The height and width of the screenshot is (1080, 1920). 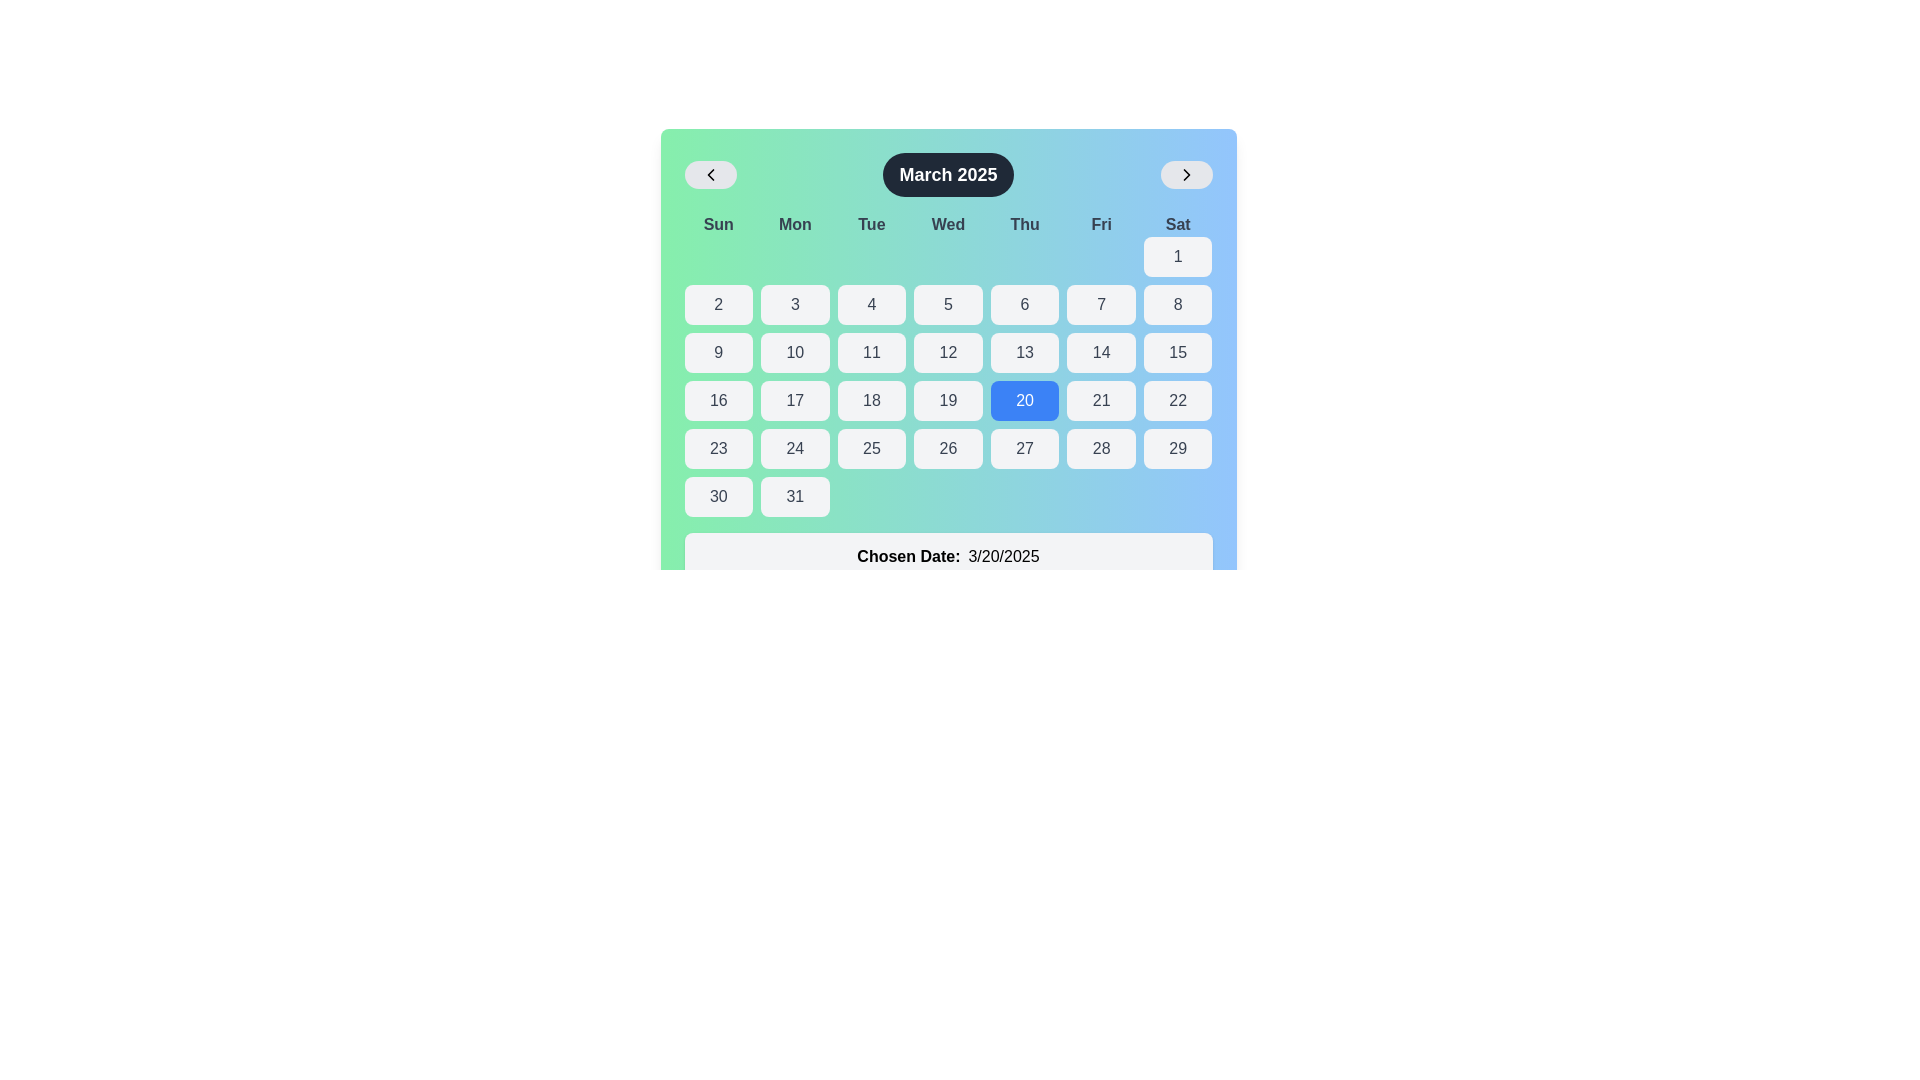 I want to click on the rectangular button with rounded corners that displays the number '10' in dark gray text, located, so click(x=794, y=352).